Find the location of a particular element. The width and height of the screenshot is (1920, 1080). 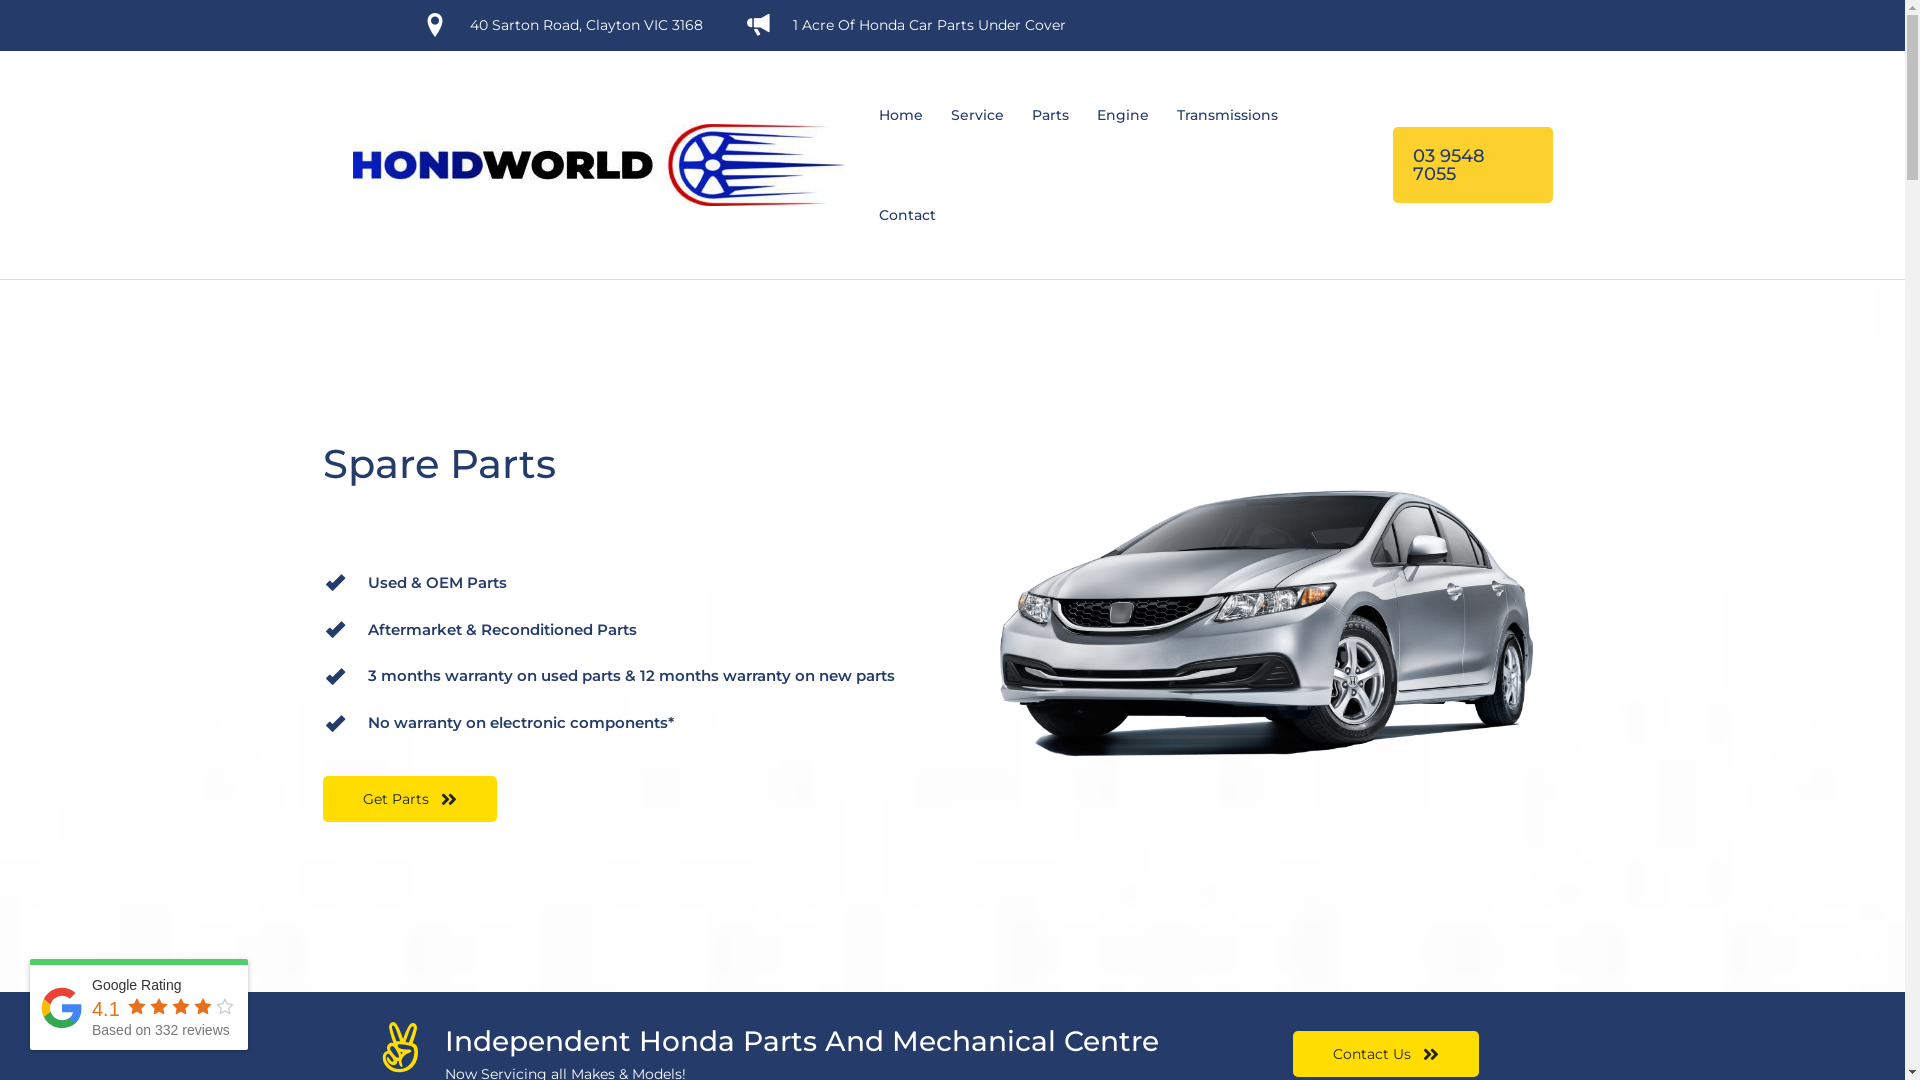

'Contact' is located at coordinates (905, 215).